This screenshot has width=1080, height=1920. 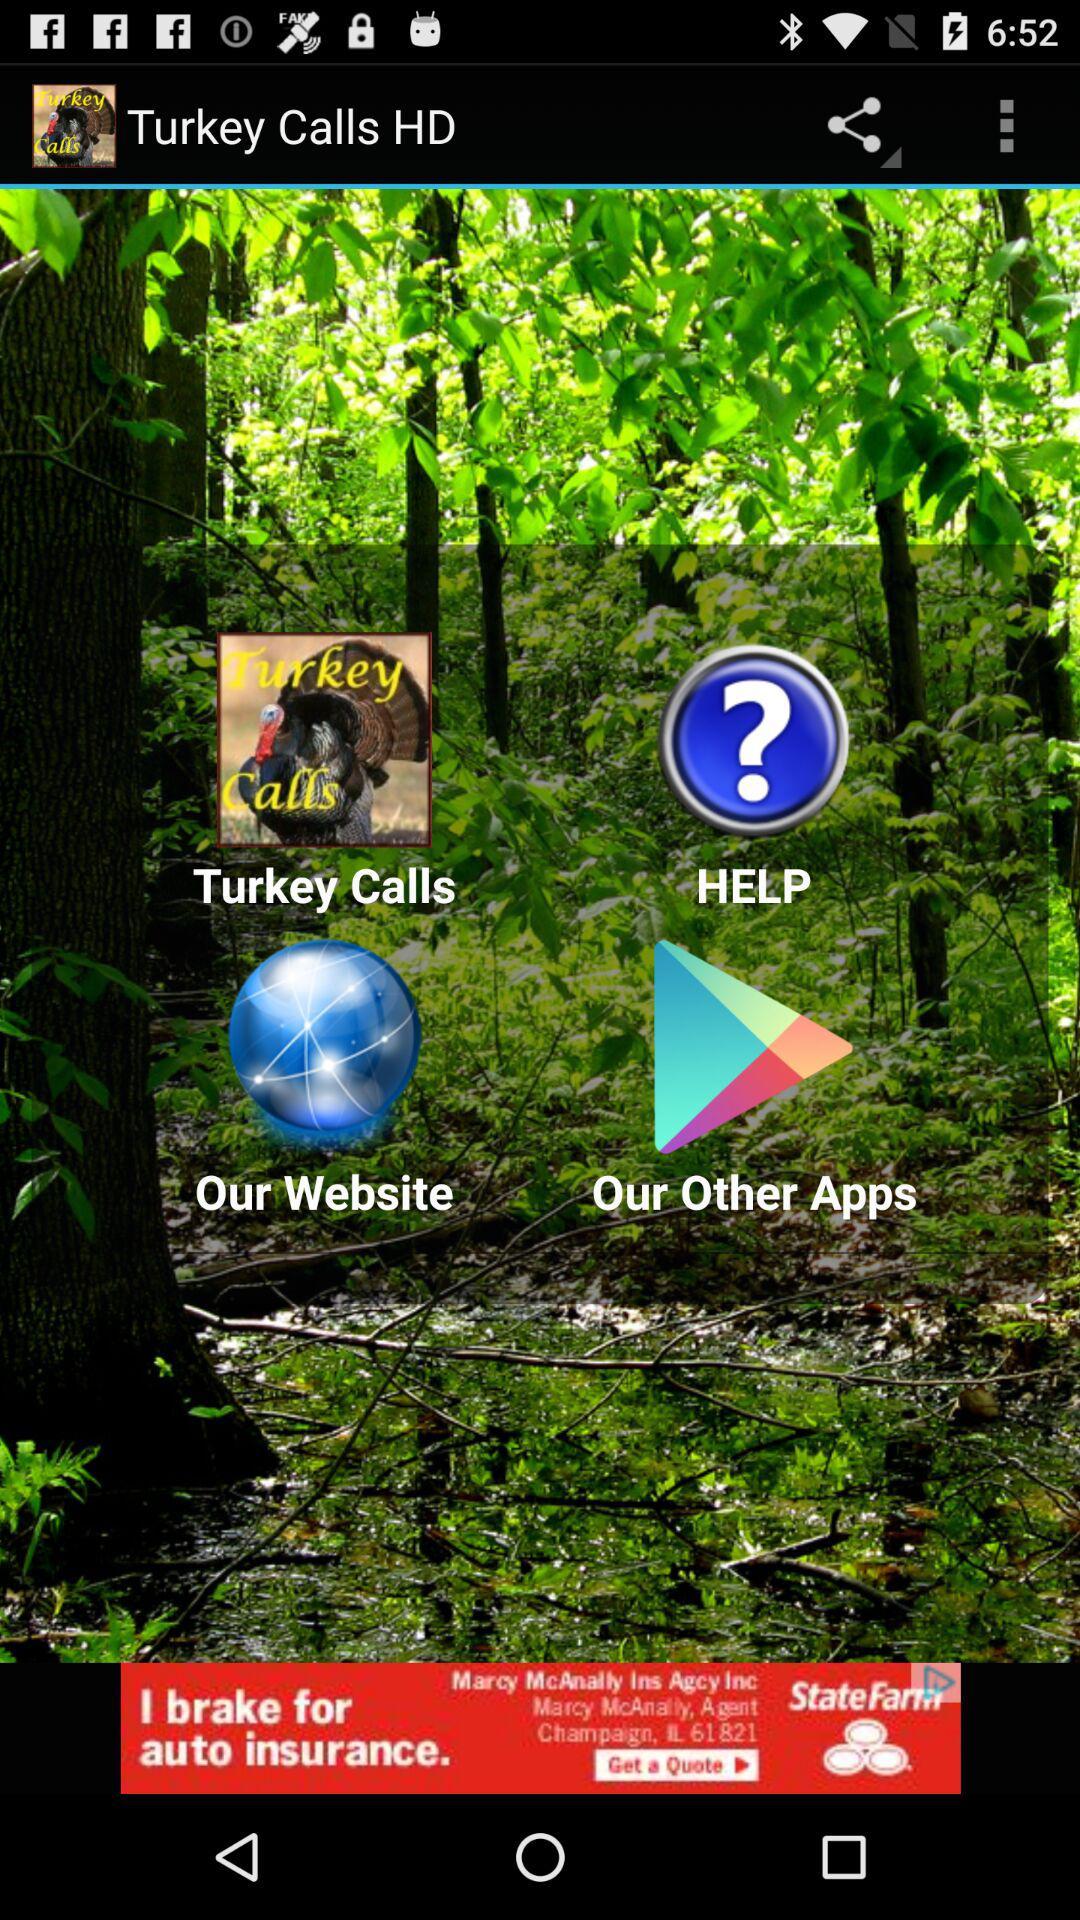 I want to click on advertisement, so click(x=540, y=1727).